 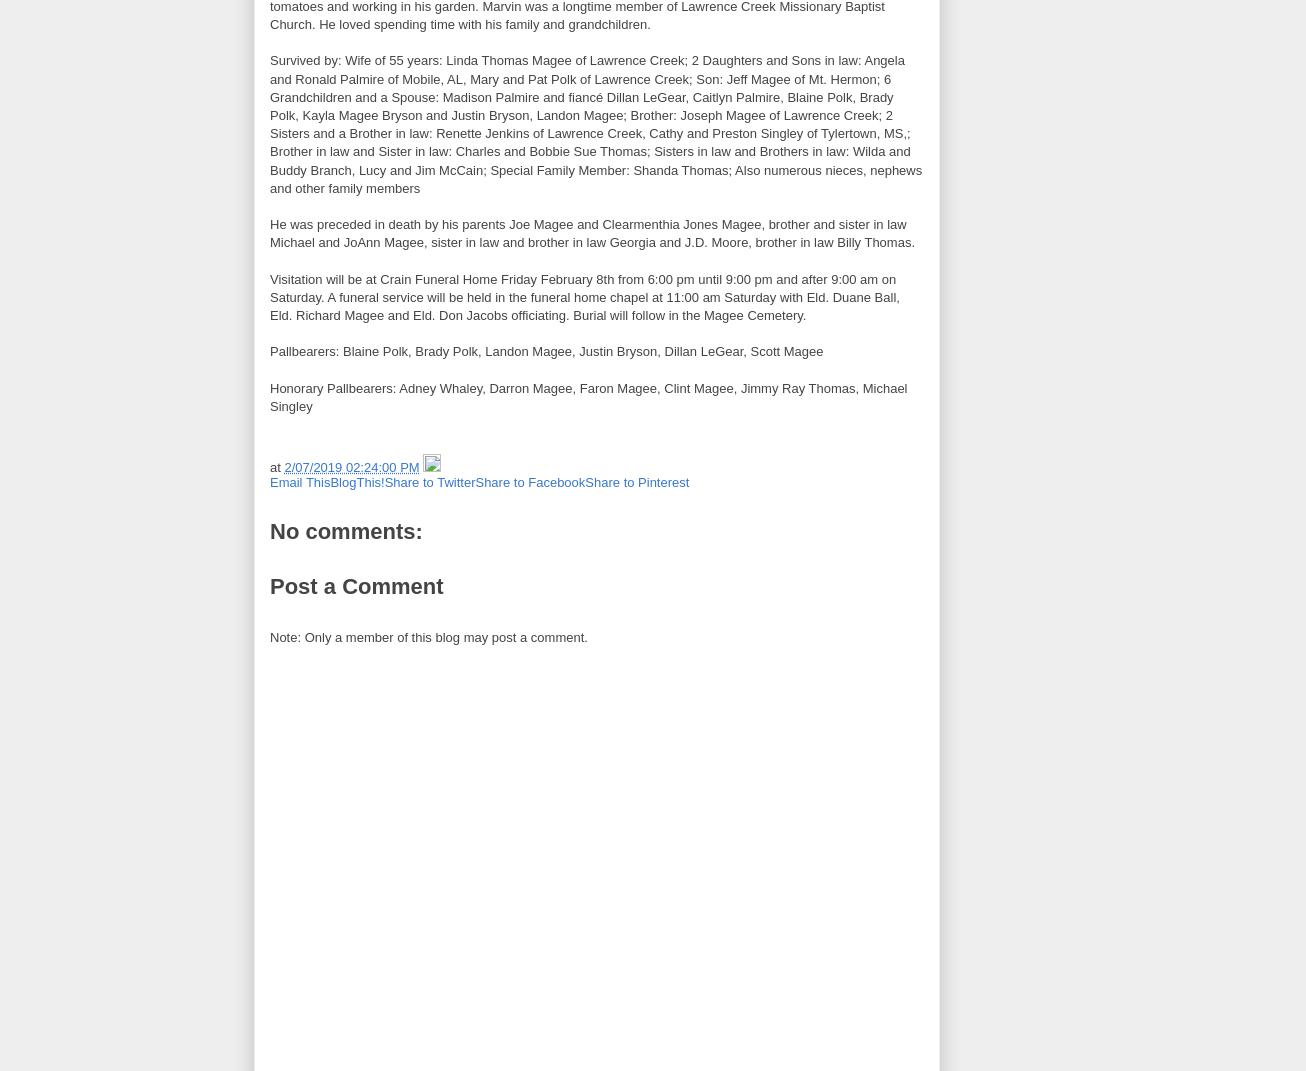 What do you see at coordinates (591, 233) in the screenshot?
I see `'He was preceded in death by his parents Joe Magee and Clearmenthia Jones Magee, brother and sister in law Michael and JoAnn Magee, sister in law and brother in law Georgia and J.D. Moore, brother in law Billy Thomas.'` at bounding box center [591, 233].